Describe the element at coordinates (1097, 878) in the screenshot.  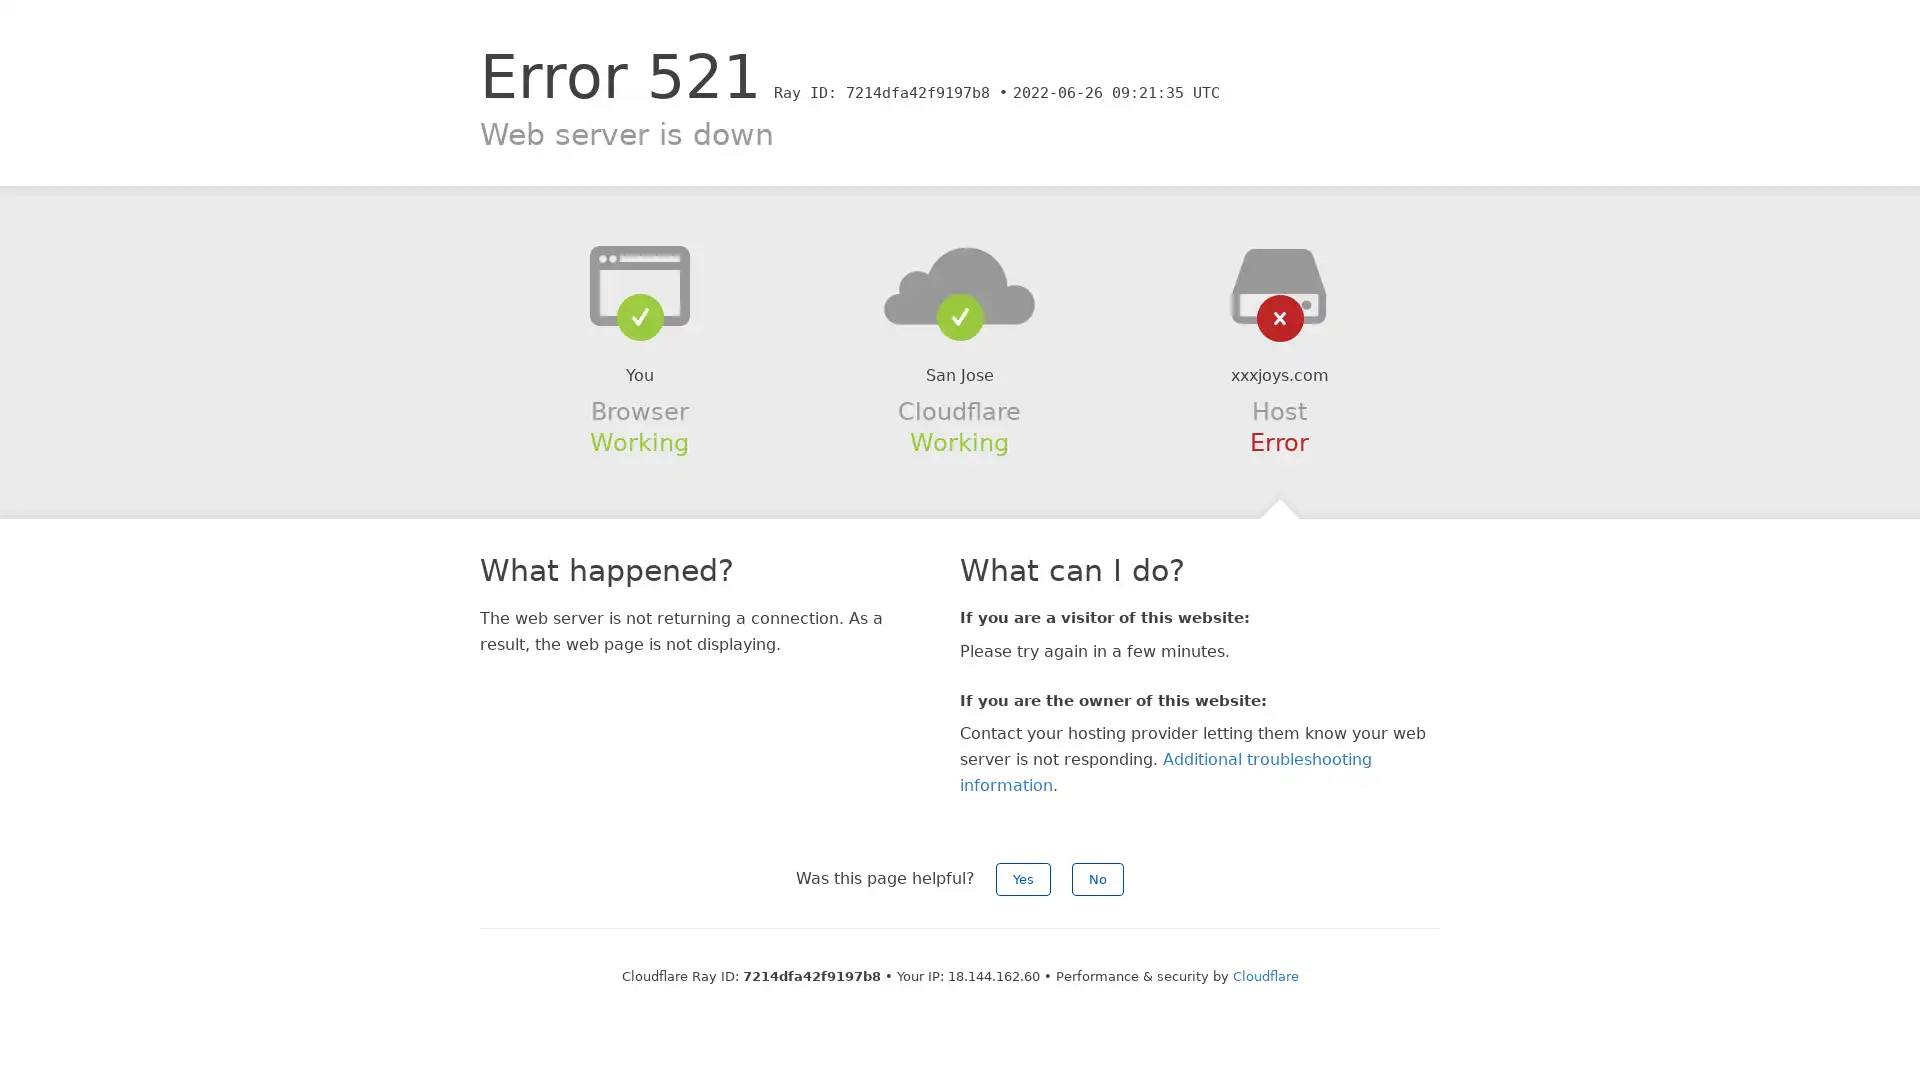
I see `No` at that location.